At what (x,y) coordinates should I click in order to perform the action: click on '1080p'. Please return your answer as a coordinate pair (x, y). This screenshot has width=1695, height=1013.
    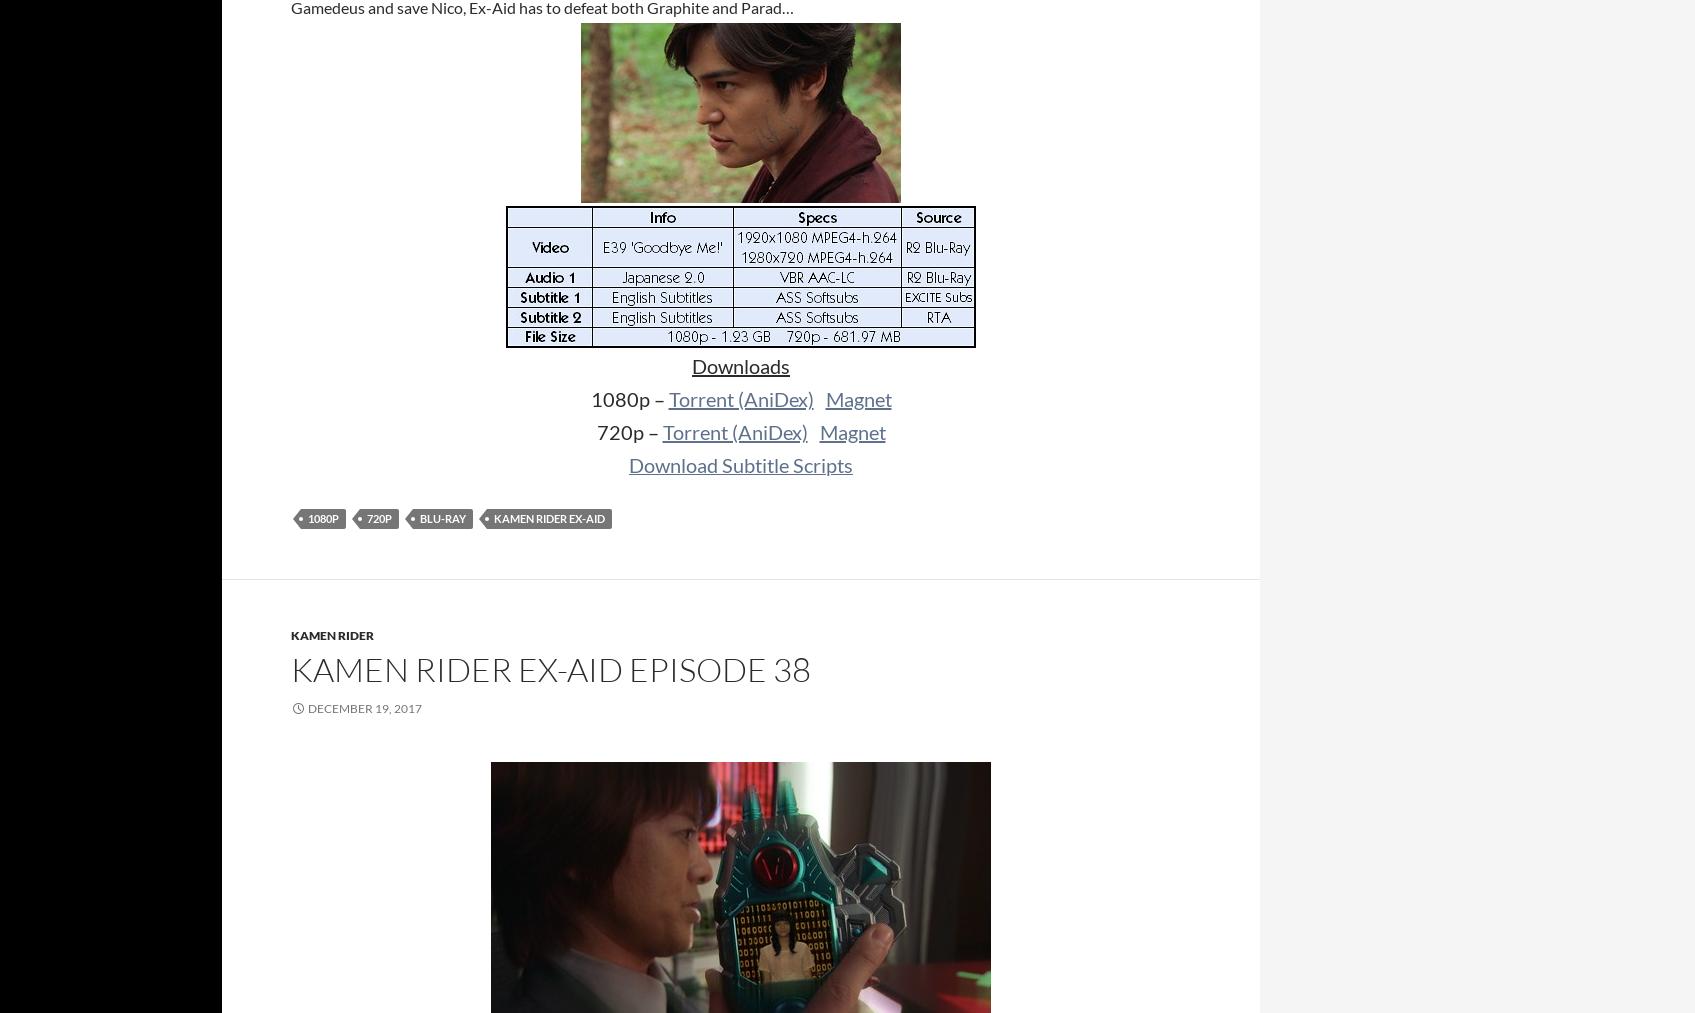
    Looking at the image, I should click on (323, 518).